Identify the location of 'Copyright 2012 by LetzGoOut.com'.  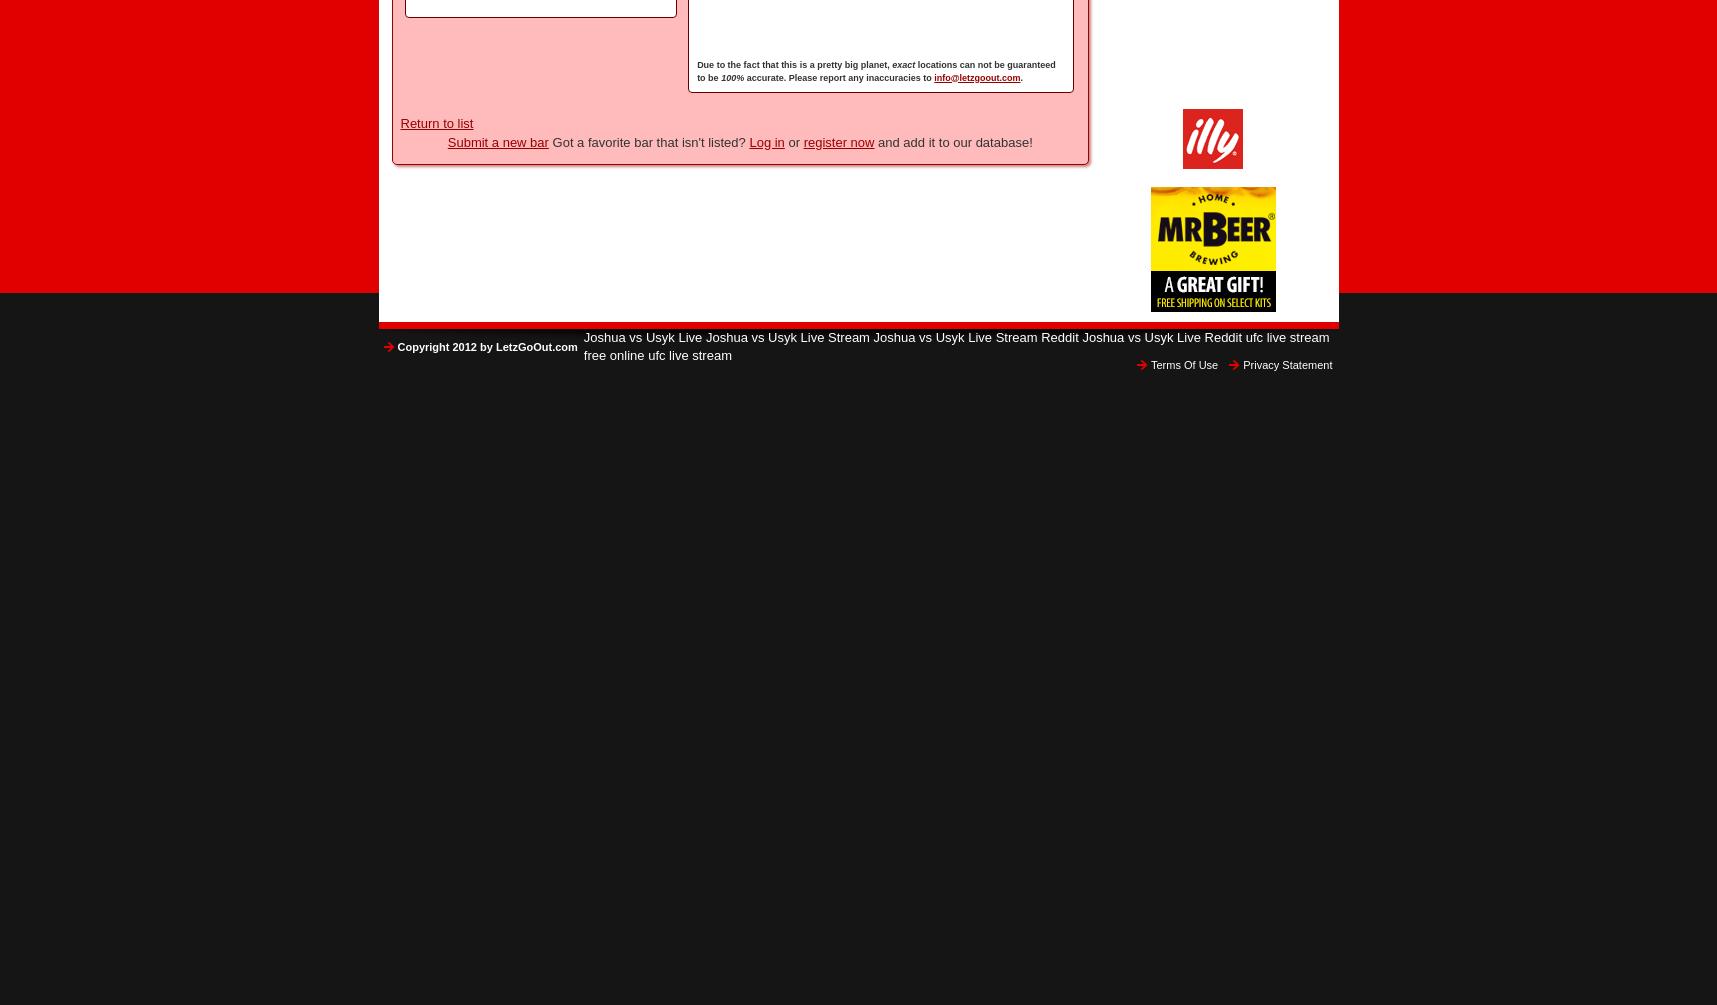
(395, 346).